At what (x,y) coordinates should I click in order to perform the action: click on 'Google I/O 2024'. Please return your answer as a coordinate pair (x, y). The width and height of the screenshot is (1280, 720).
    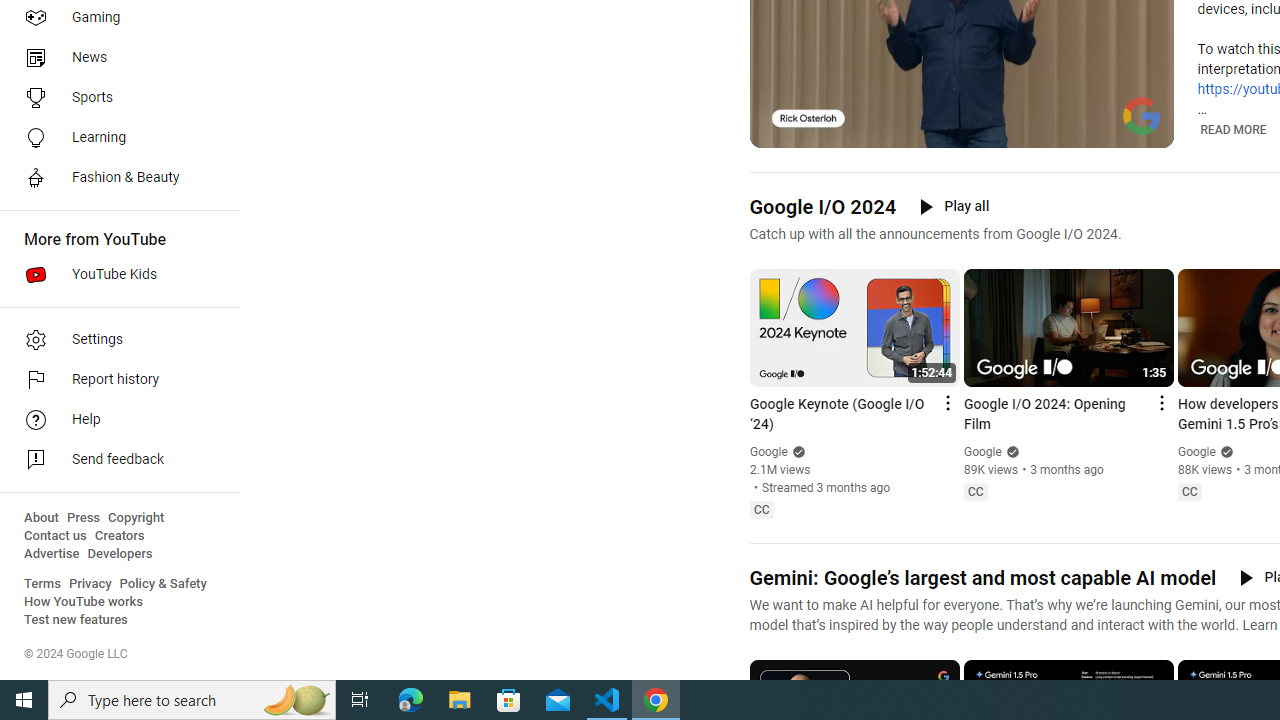
    Looking at the image, I should click on (823, 206).